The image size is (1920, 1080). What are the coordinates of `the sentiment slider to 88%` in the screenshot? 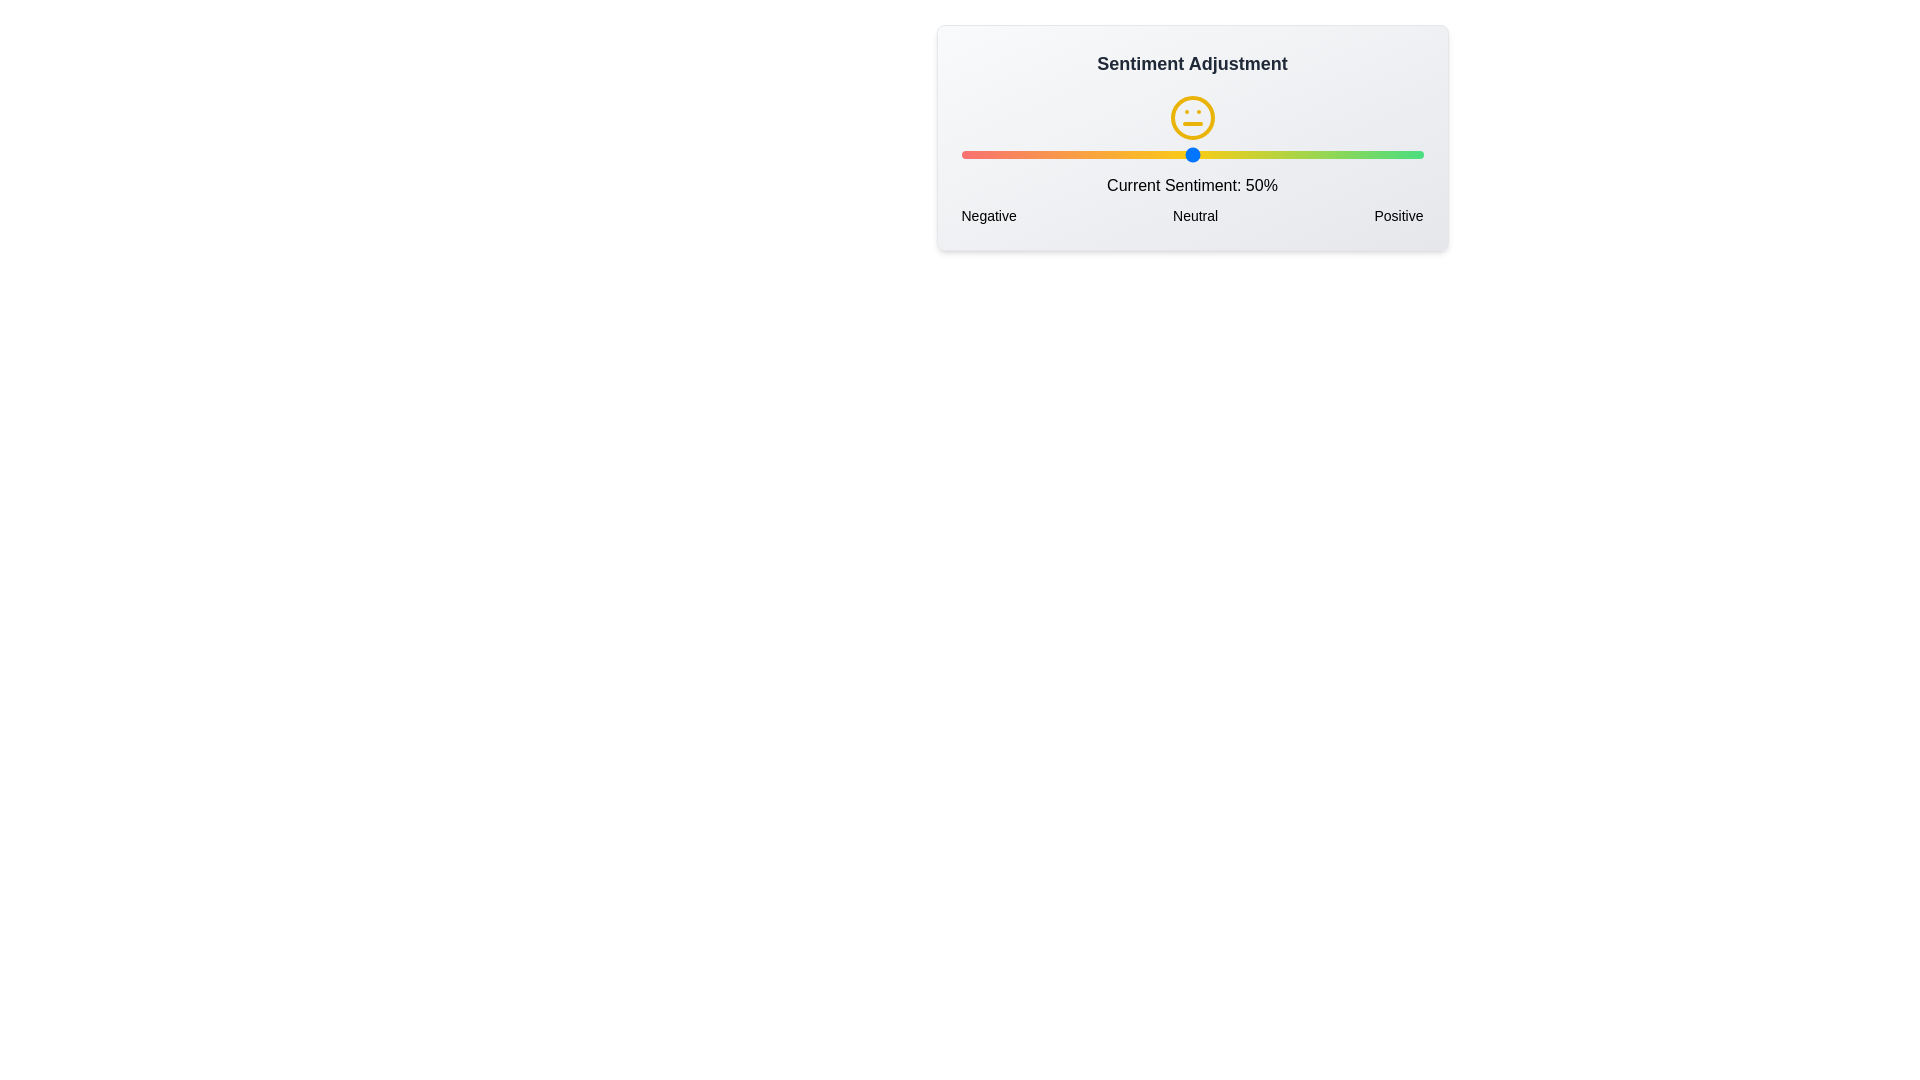 It's located at (1367, 153).